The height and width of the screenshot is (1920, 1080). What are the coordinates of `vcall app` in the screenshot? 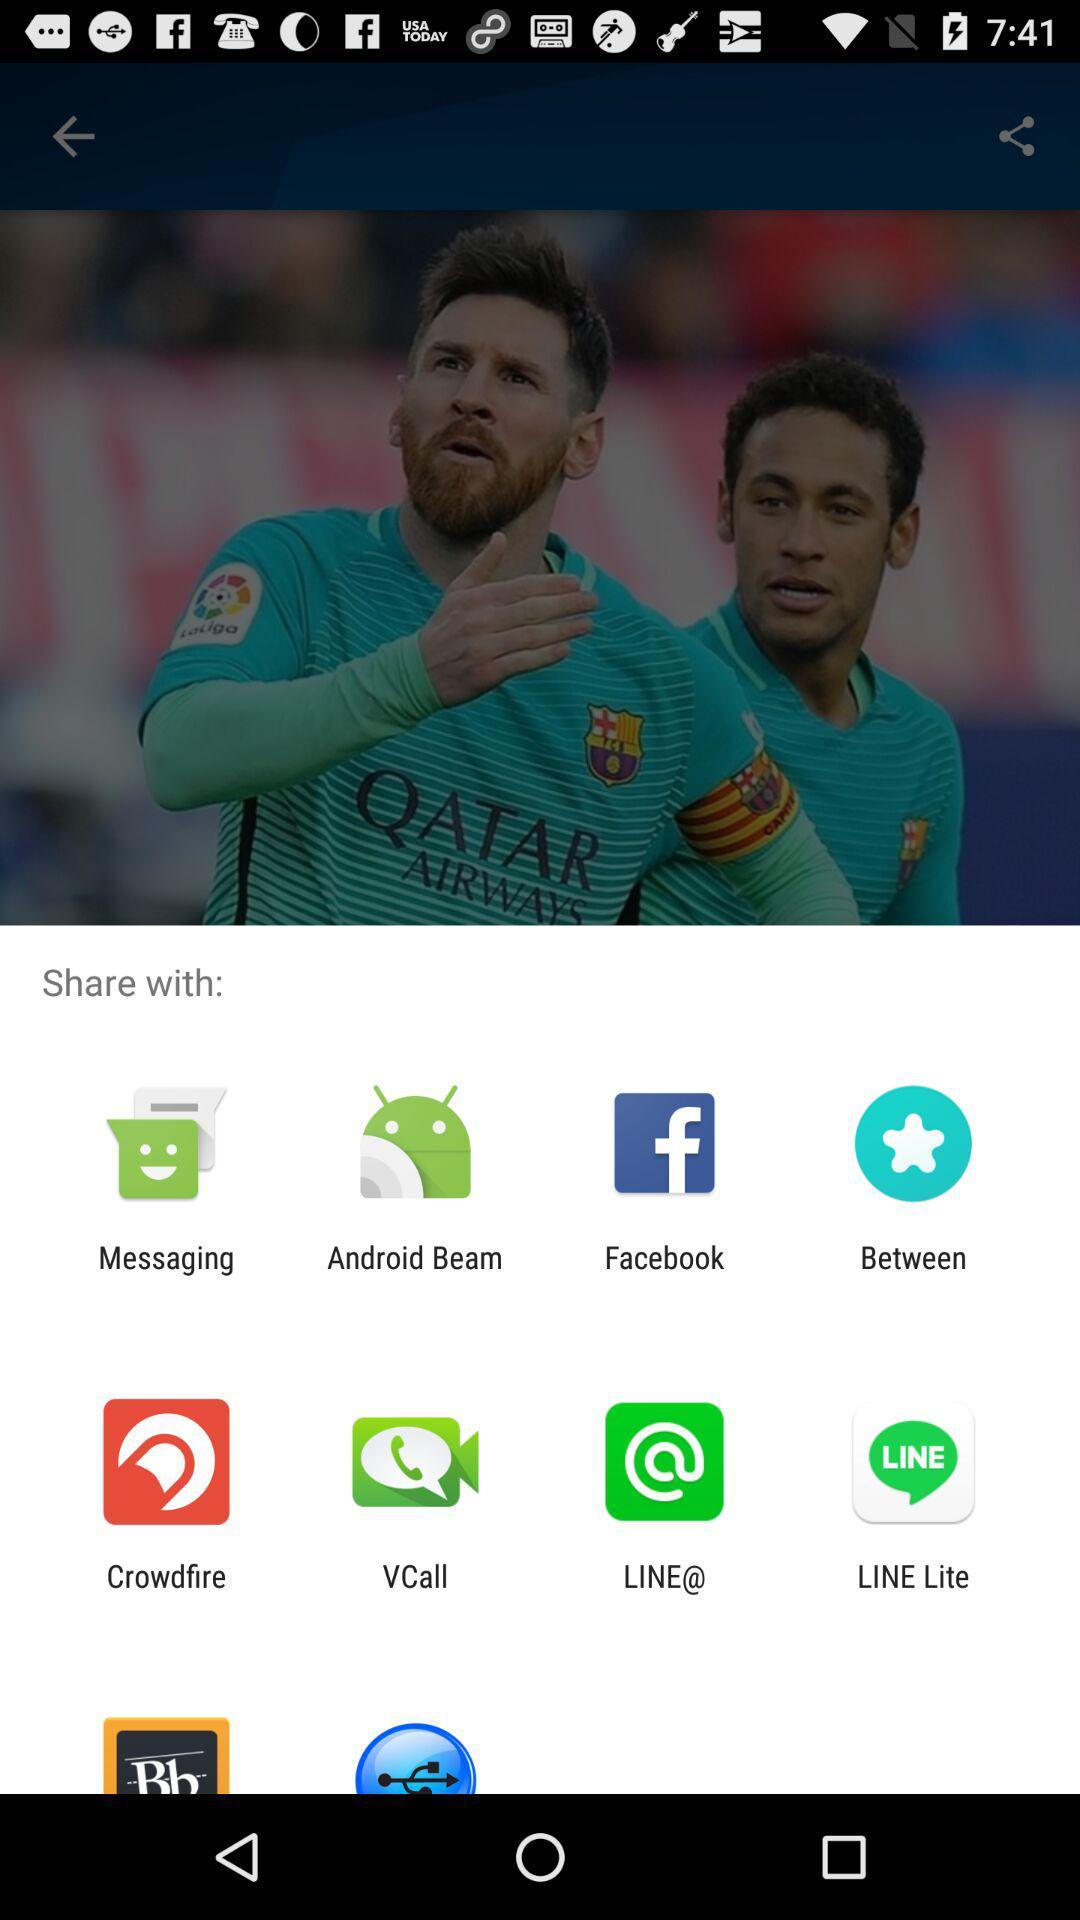 It's located at (414, 1592).